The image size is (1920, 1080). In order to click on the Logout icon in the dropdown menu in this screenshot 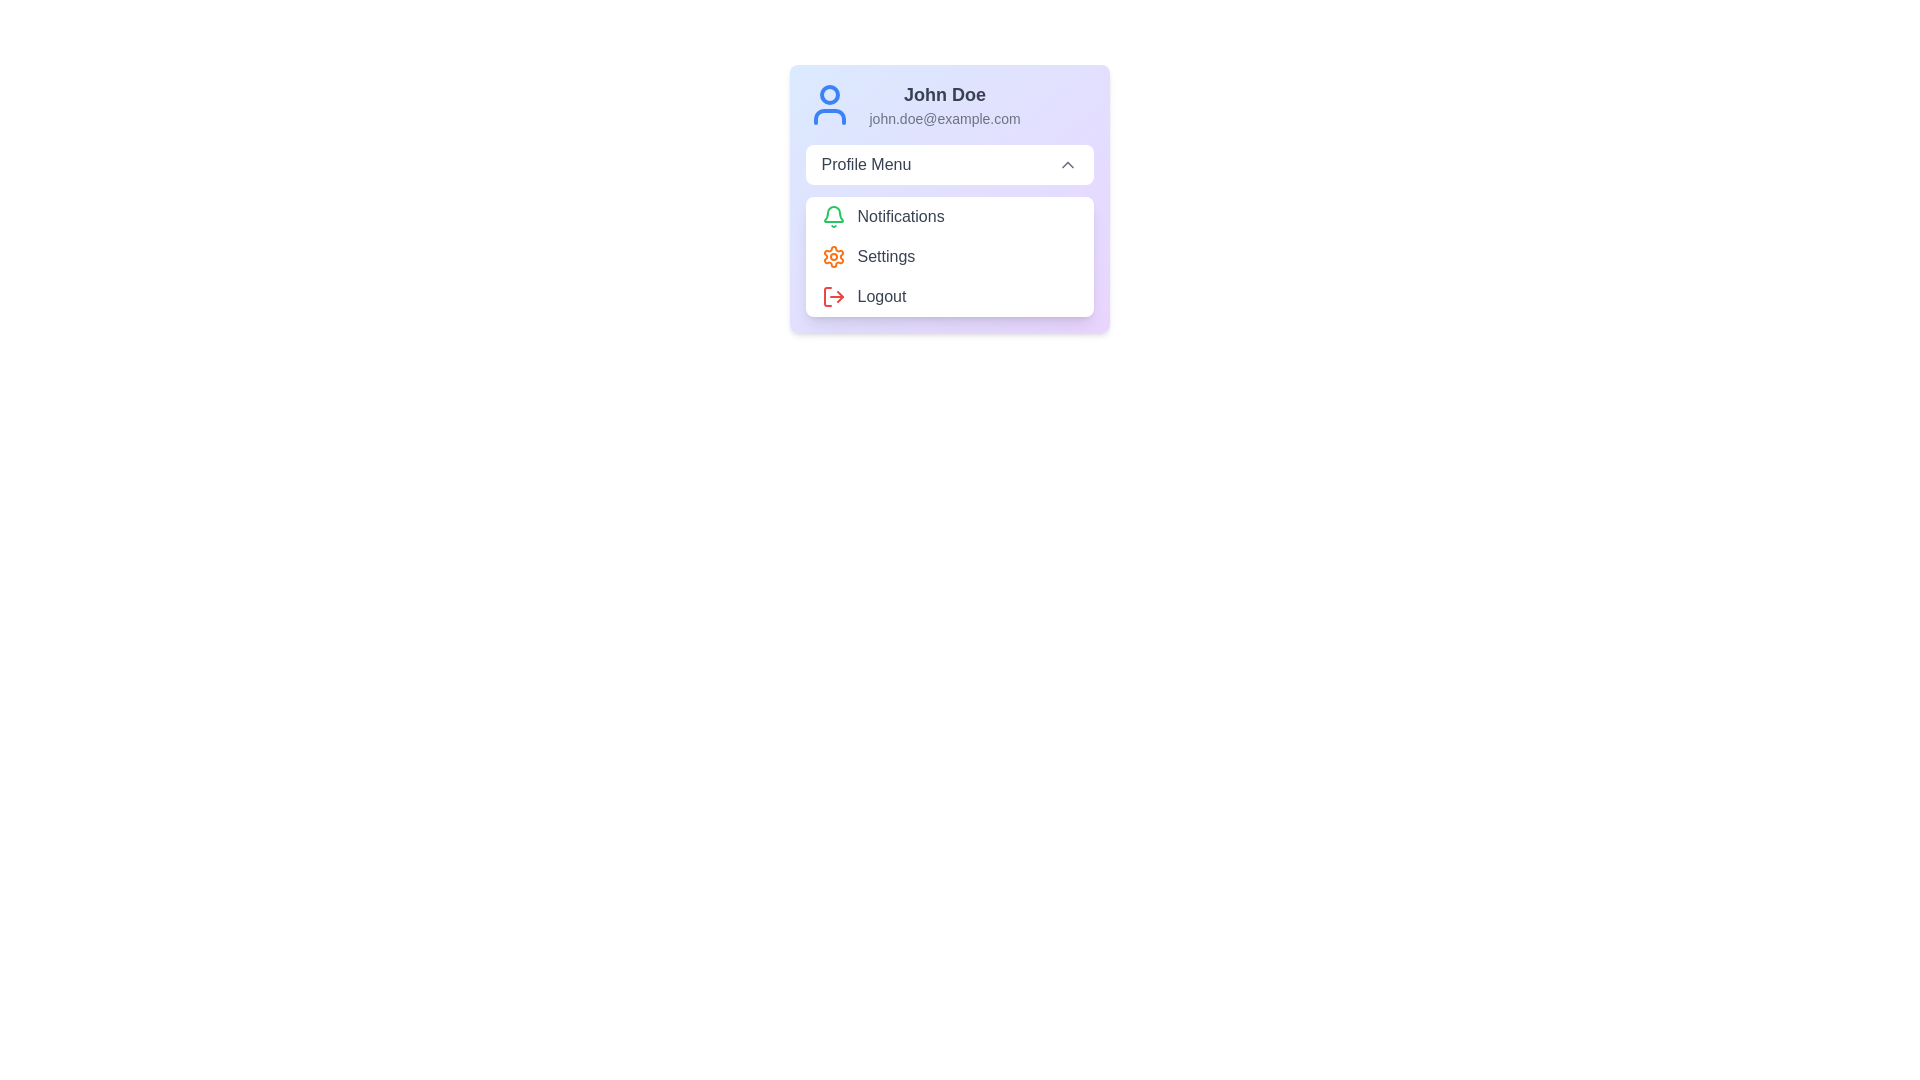, I will do `click(833, 297)`.